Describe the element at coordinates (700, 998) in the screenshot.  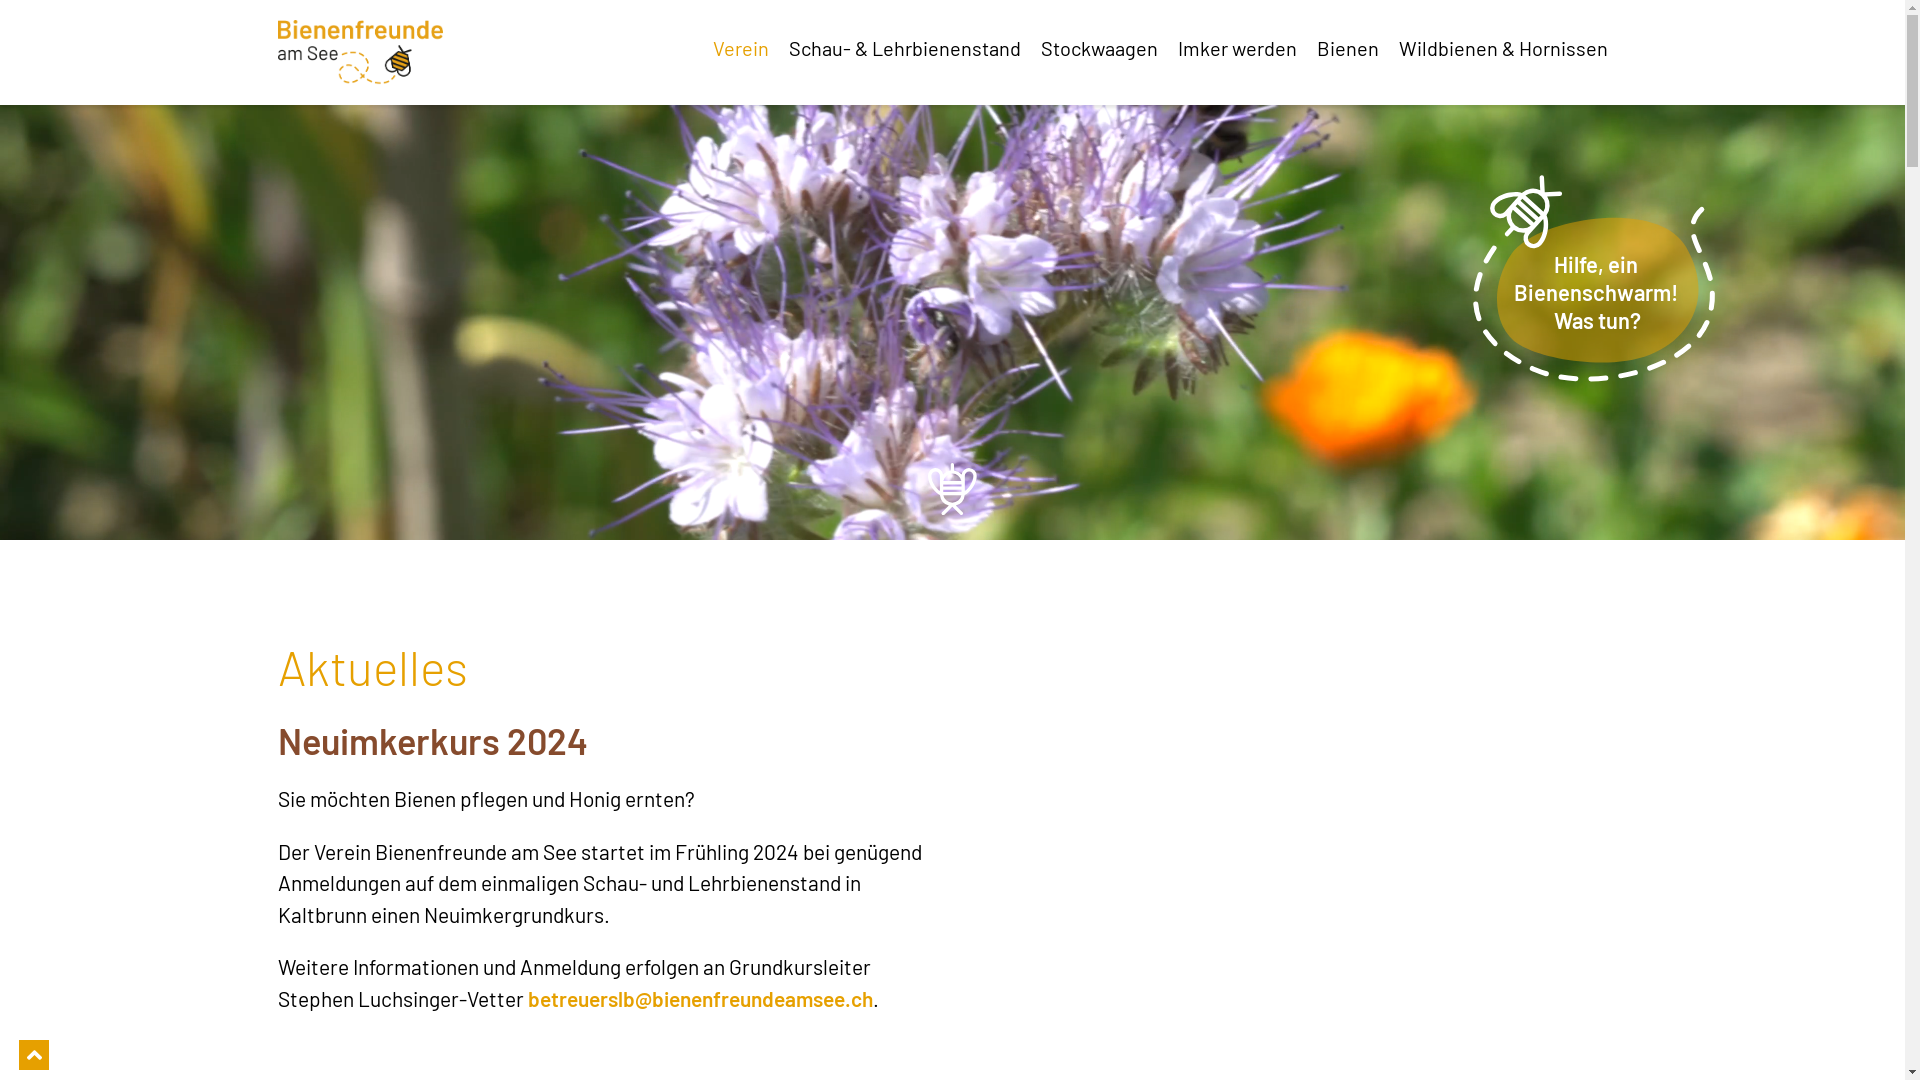
I see `'betreuerslb@bienenfreundeamsee.ch'` at that location.